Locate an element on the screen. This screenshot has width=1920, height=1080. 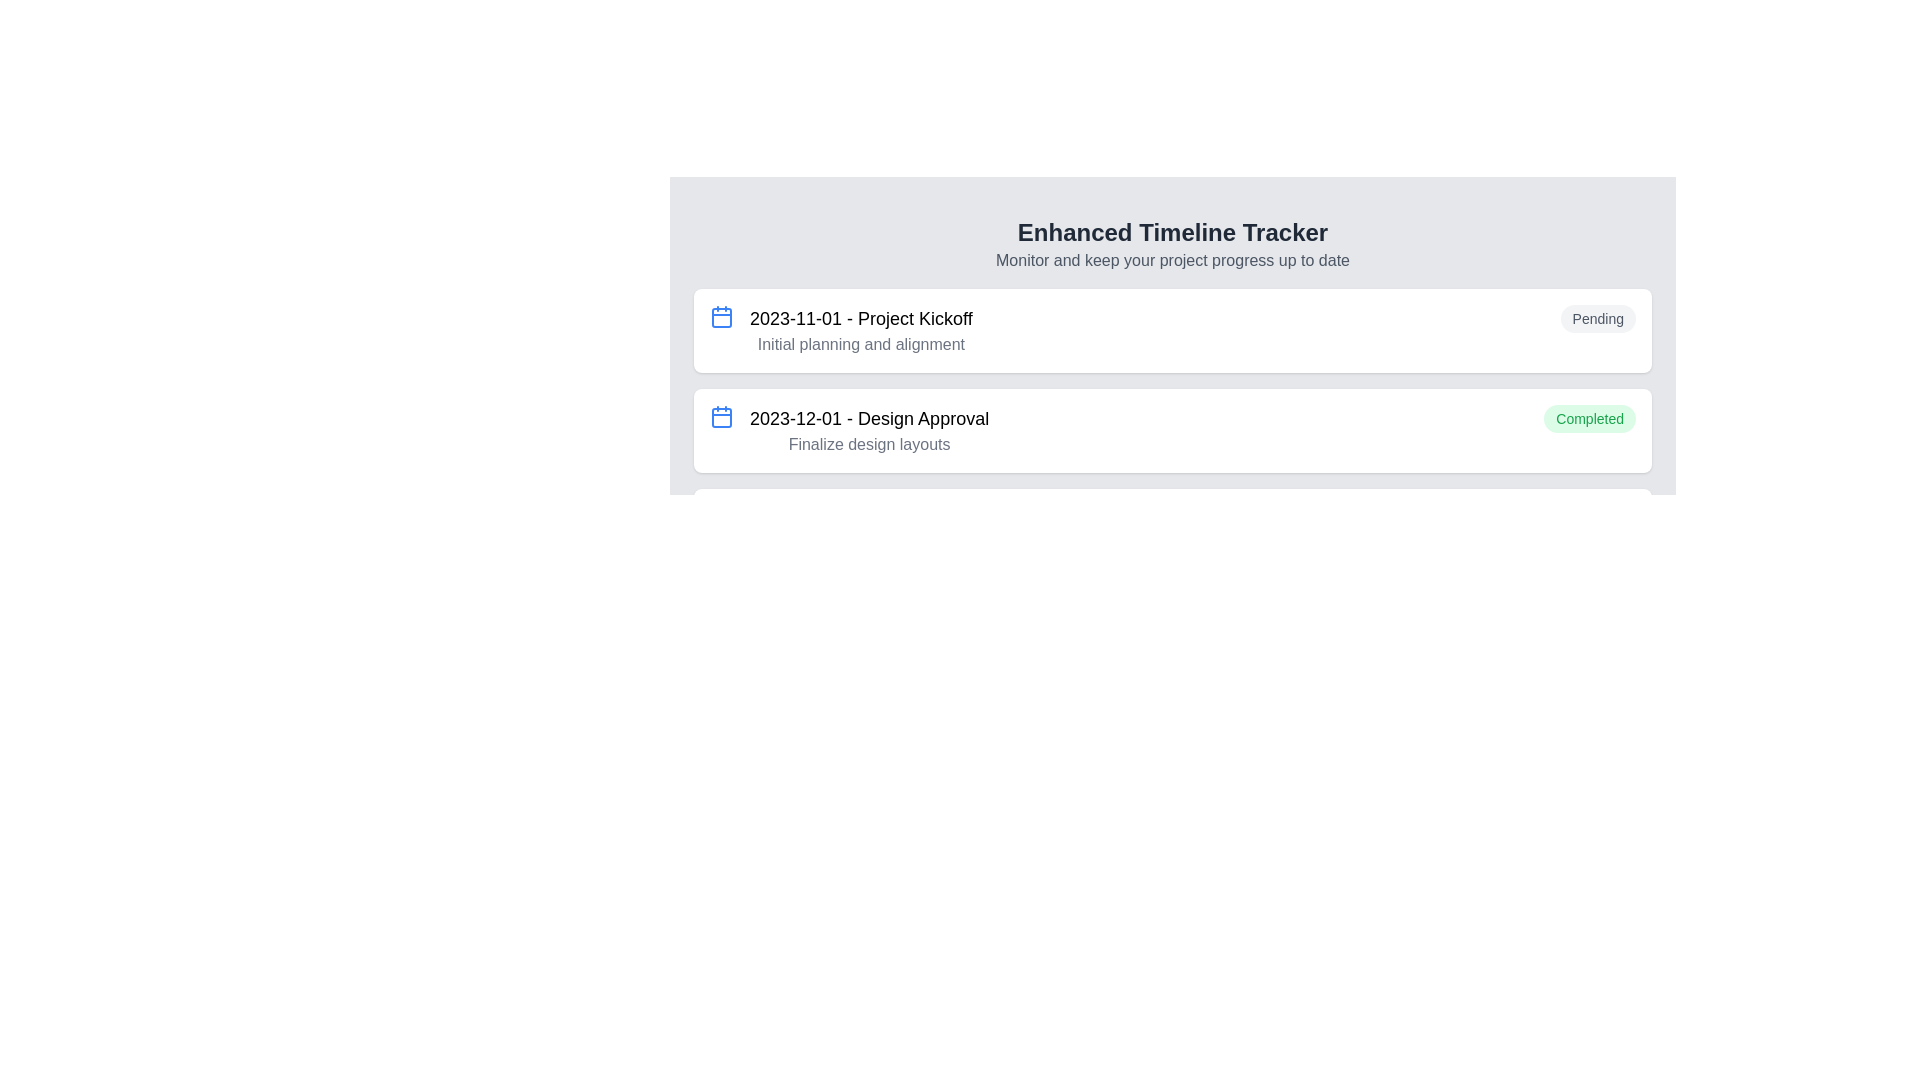
the text label displaying 'Initial planning and alignment' which is located beneath the heading '2023-11-01 - Project Kickoff' in the first timeline entry is located at coordinates (861, 343).